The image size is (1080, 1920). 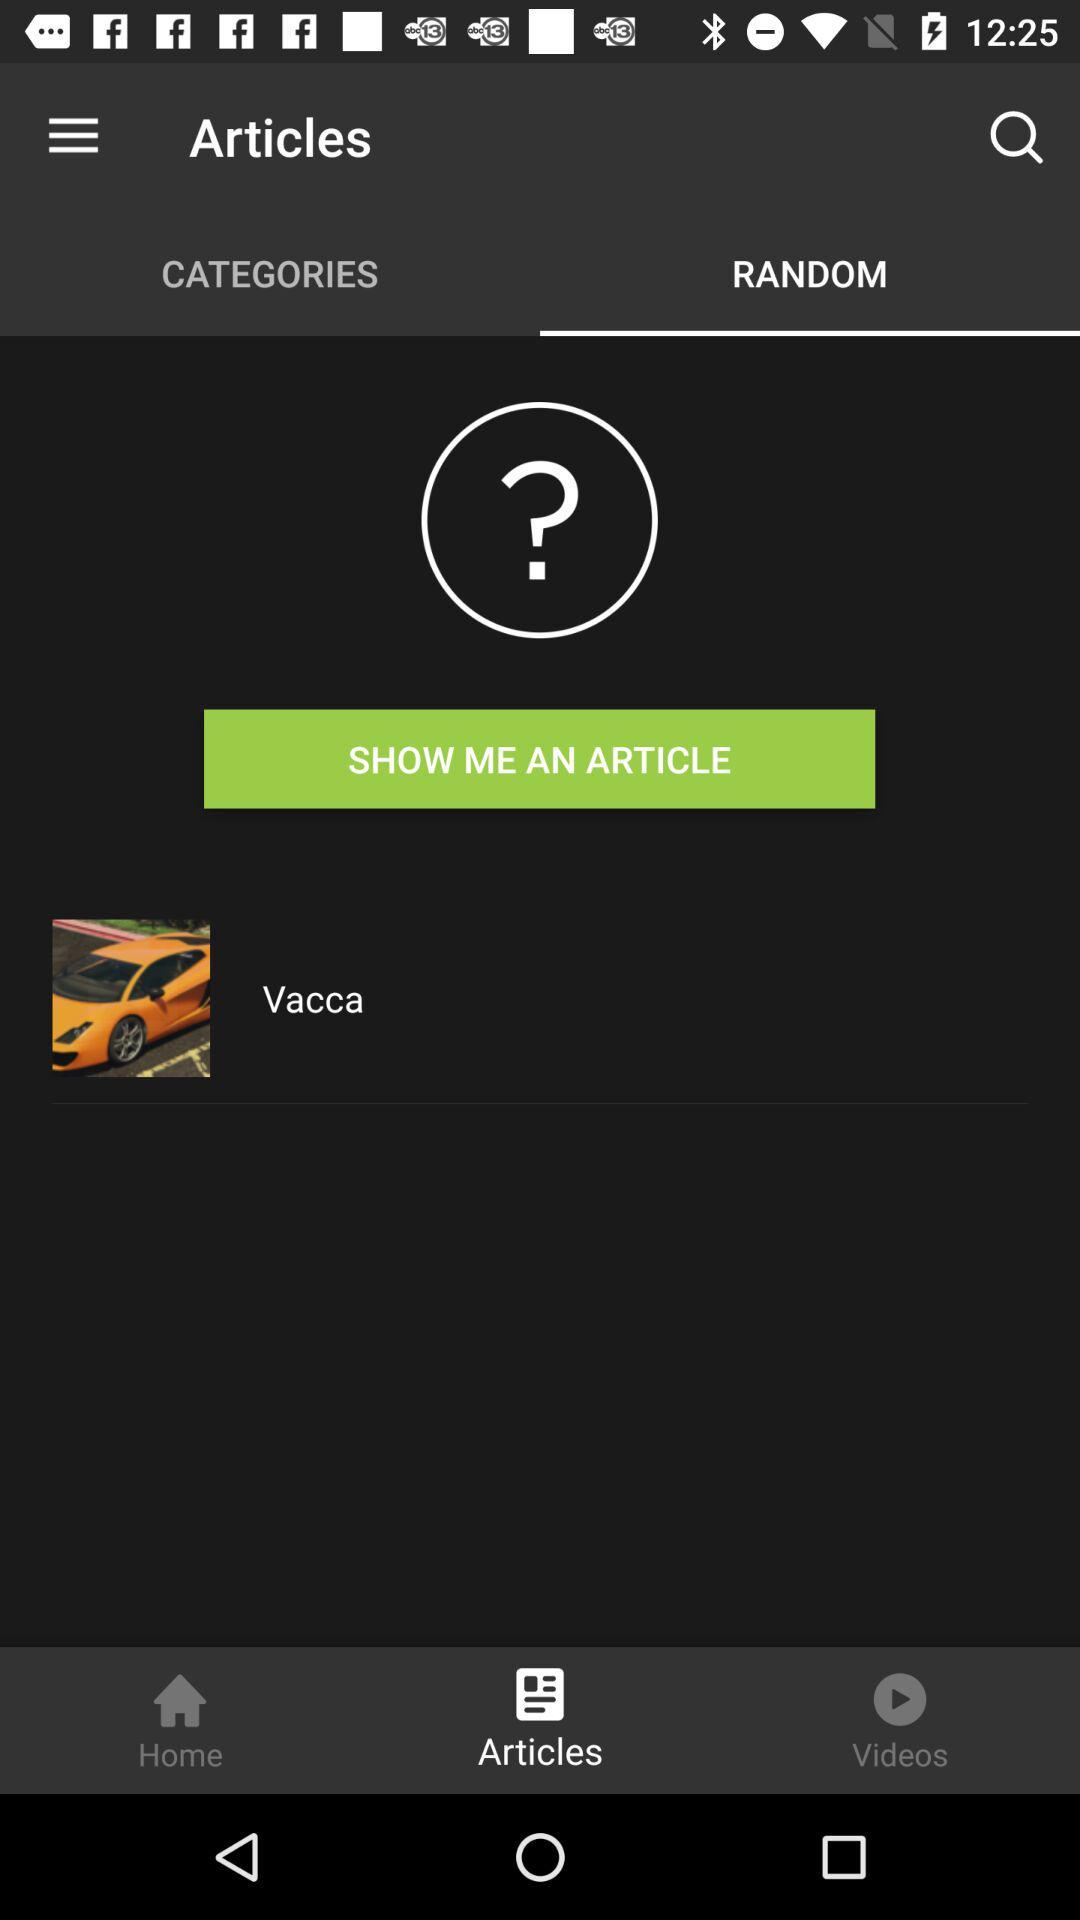 I want to click on the item to the right of the articles item, so click(x=1017, y=135).